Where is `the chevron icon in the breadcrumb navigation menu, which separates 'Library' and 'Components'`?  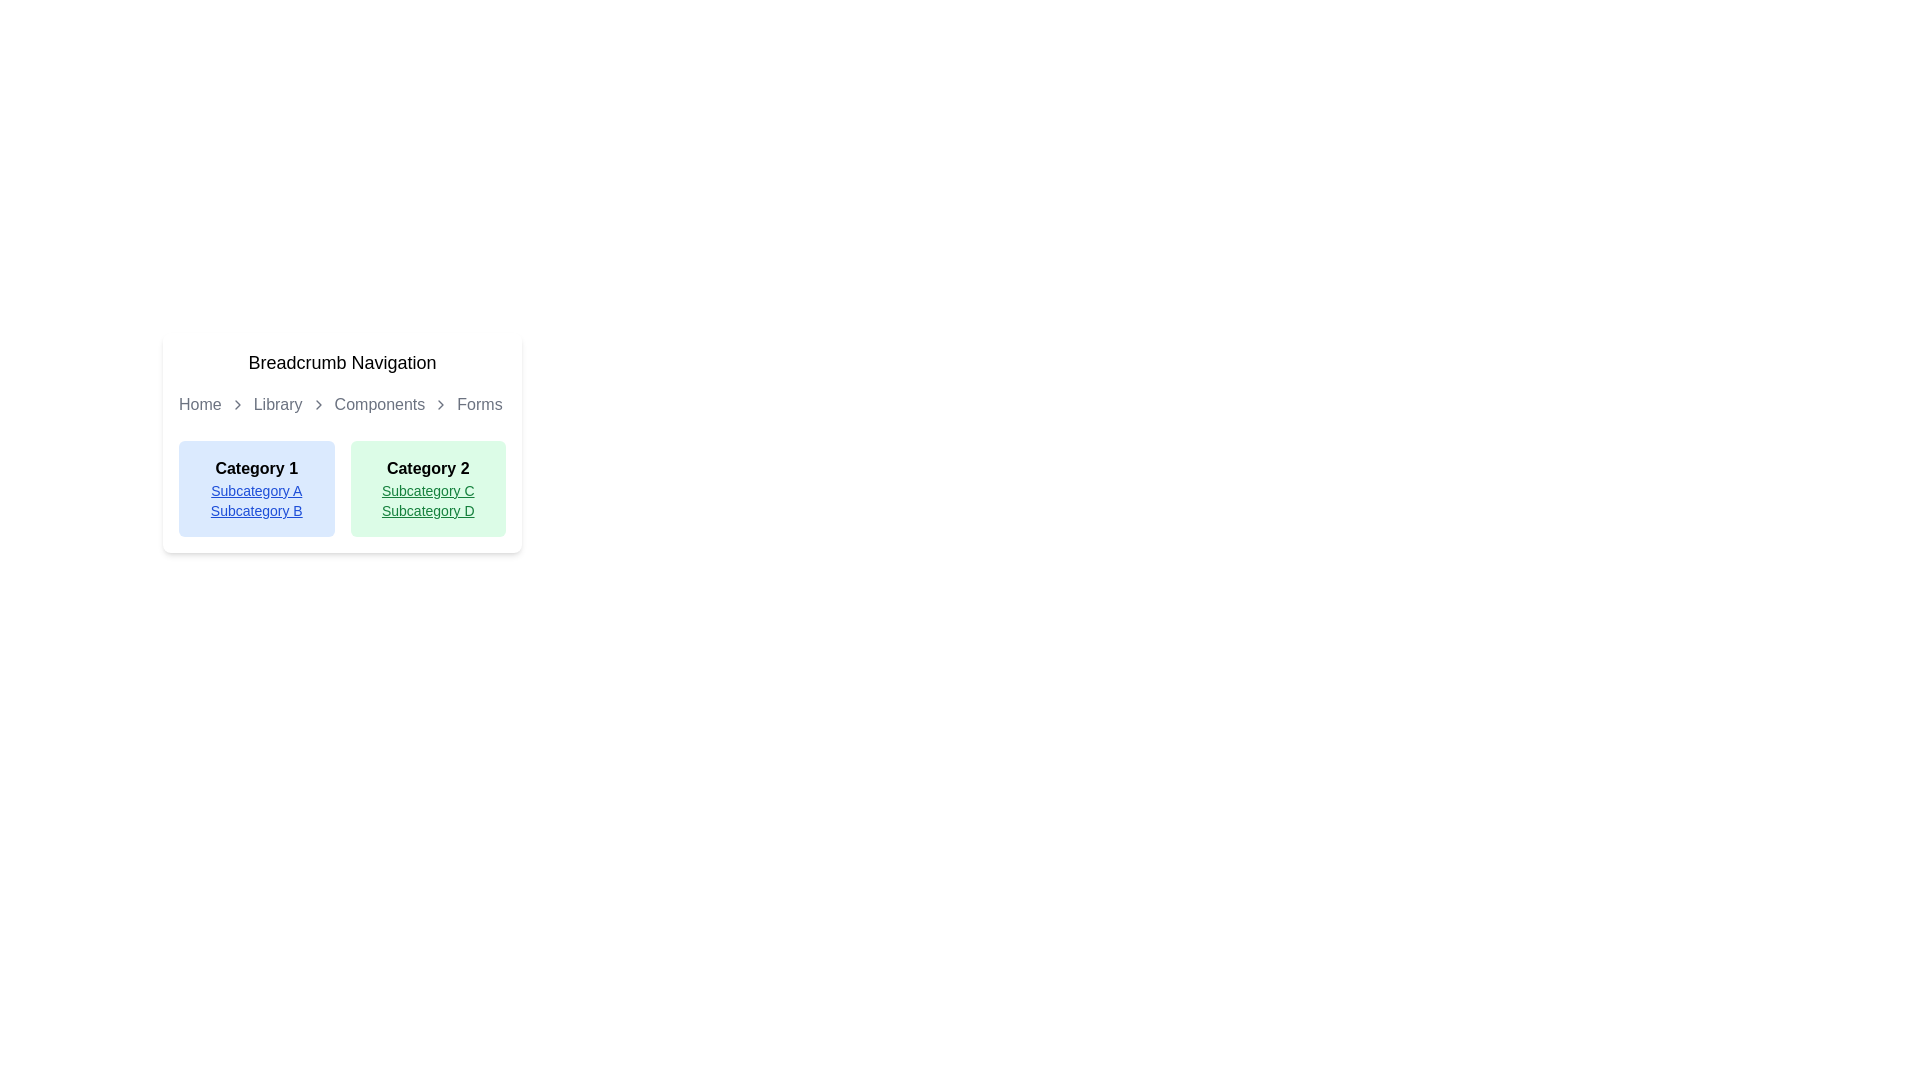 the chevron icon in the breadcrumb navigation menu, which separates 'Library' and 'Components' is located at coordinates (317, 405).